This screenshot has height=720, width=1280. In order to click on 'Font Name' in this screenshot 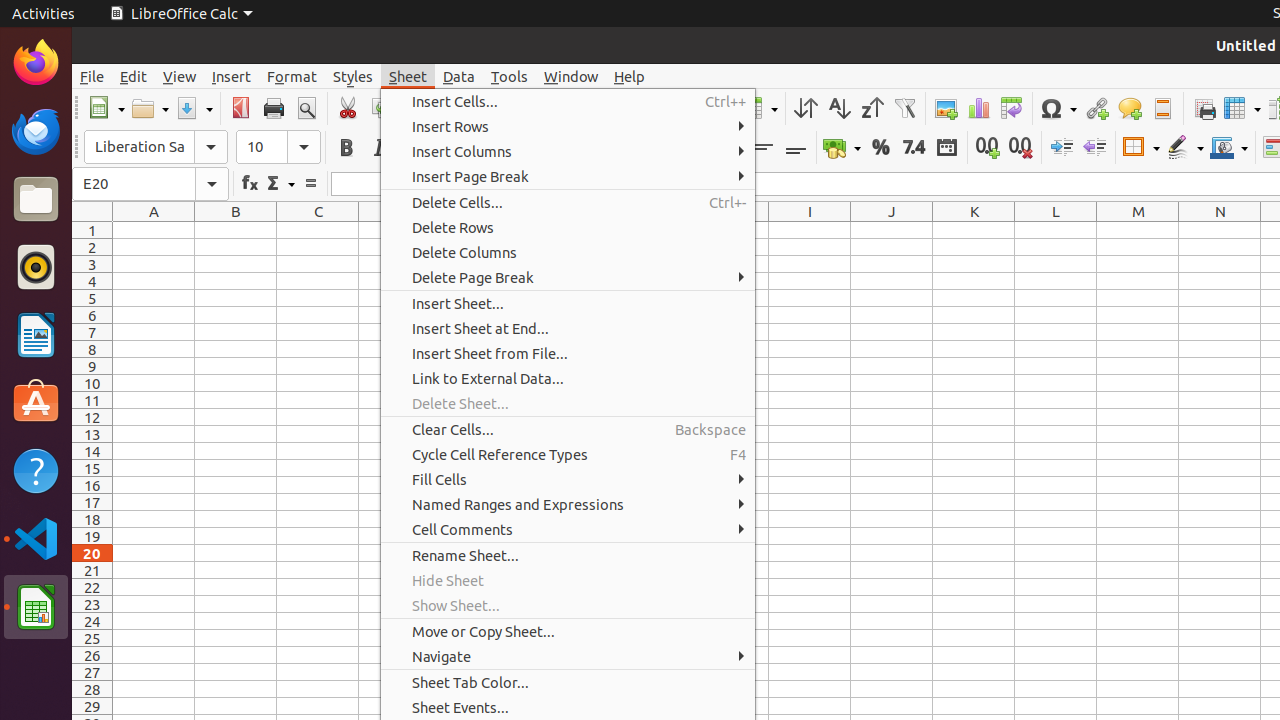, I will do `click(155, 146)`.